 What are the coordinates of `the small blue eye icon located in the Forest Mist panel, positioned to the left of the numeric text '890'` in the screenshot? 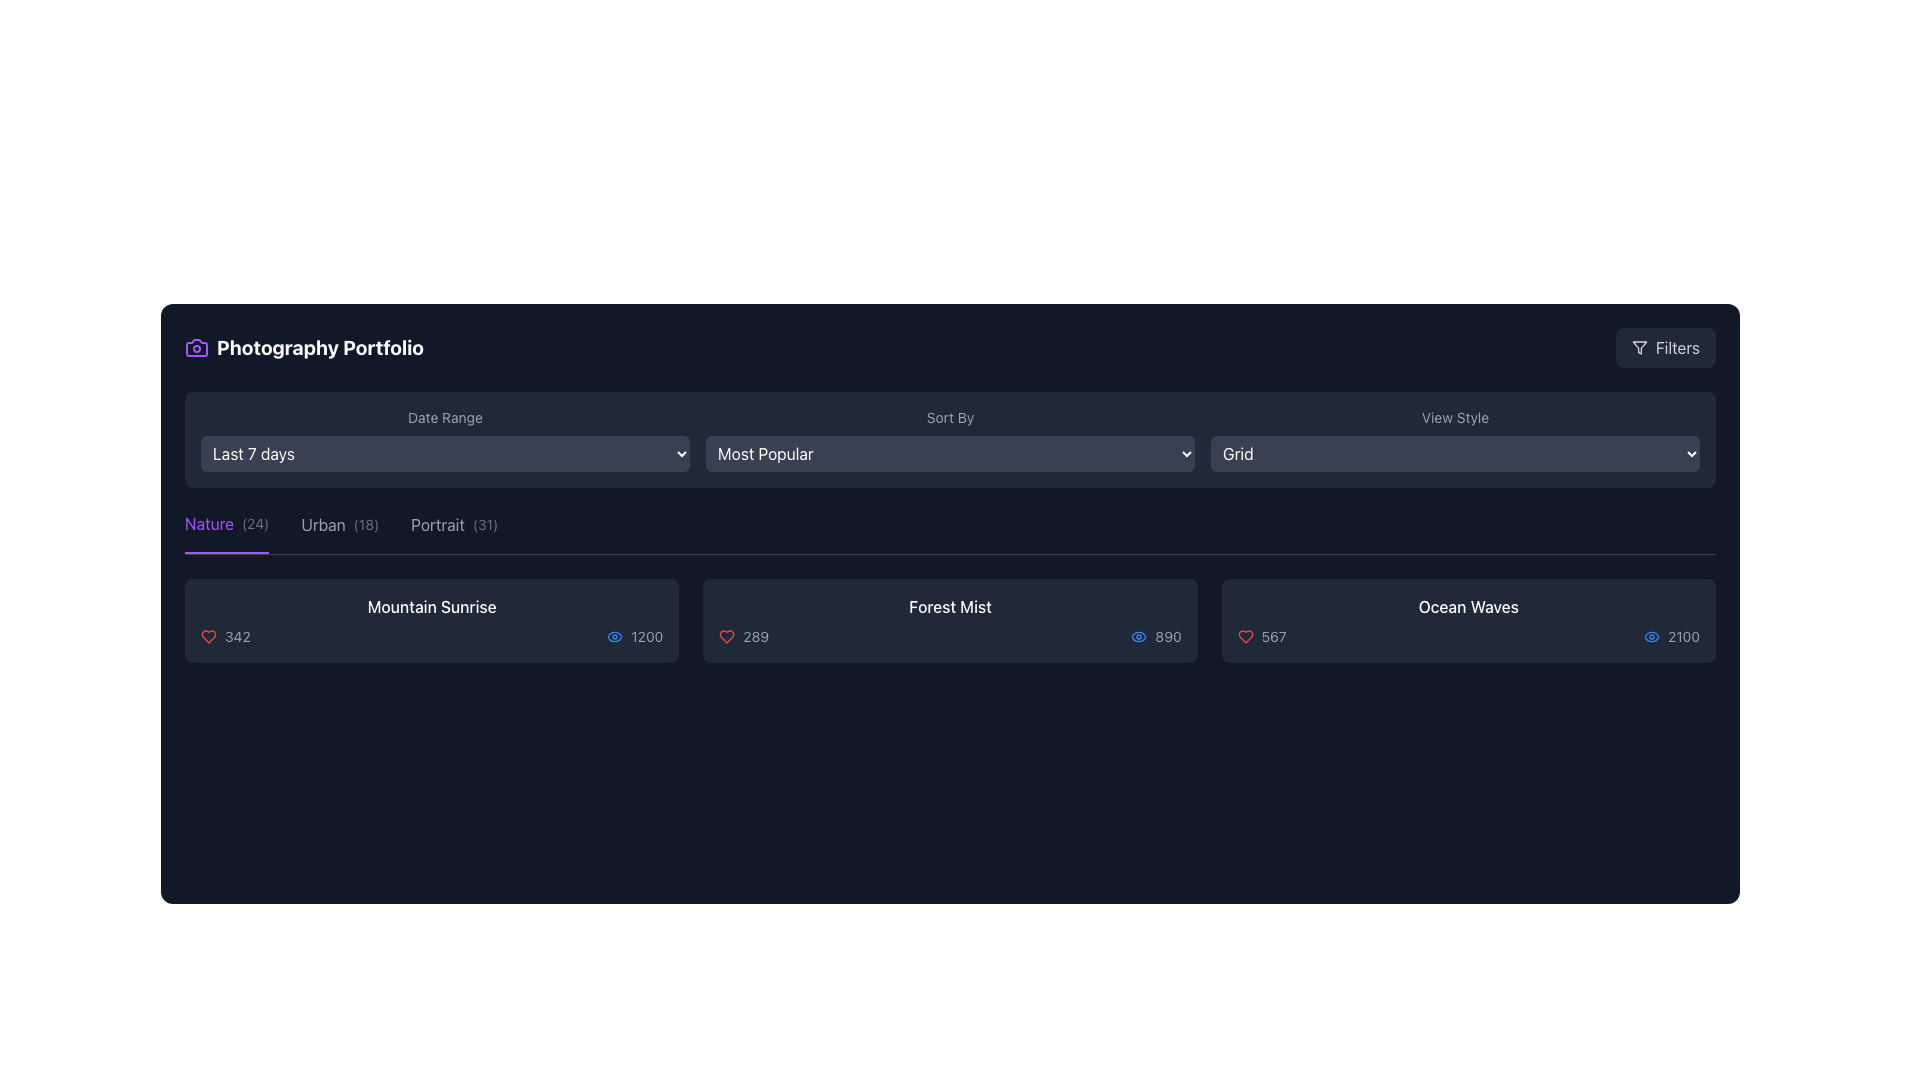 It's located at (1139, 636).